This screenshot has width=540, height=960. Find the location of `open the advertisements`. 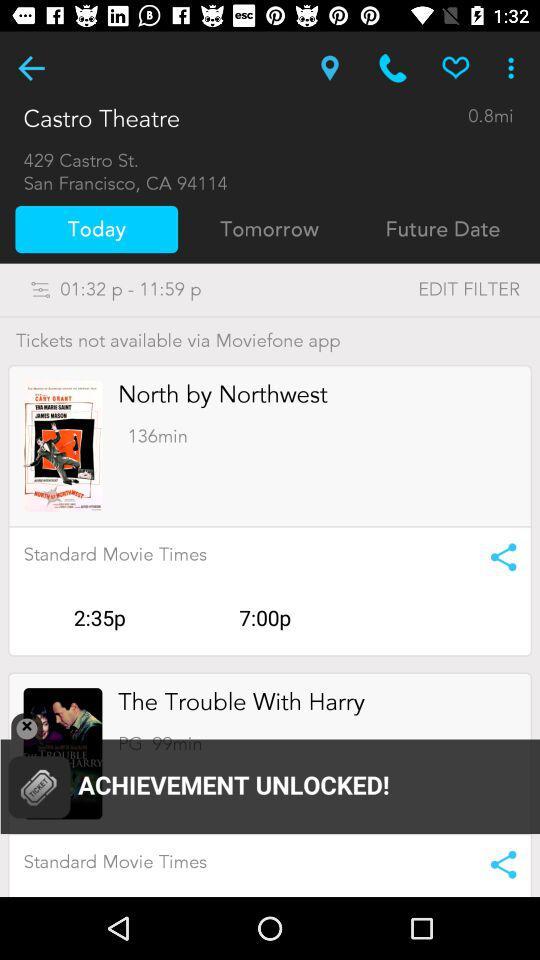

open the advertisements is located at coordinates (63, 752).